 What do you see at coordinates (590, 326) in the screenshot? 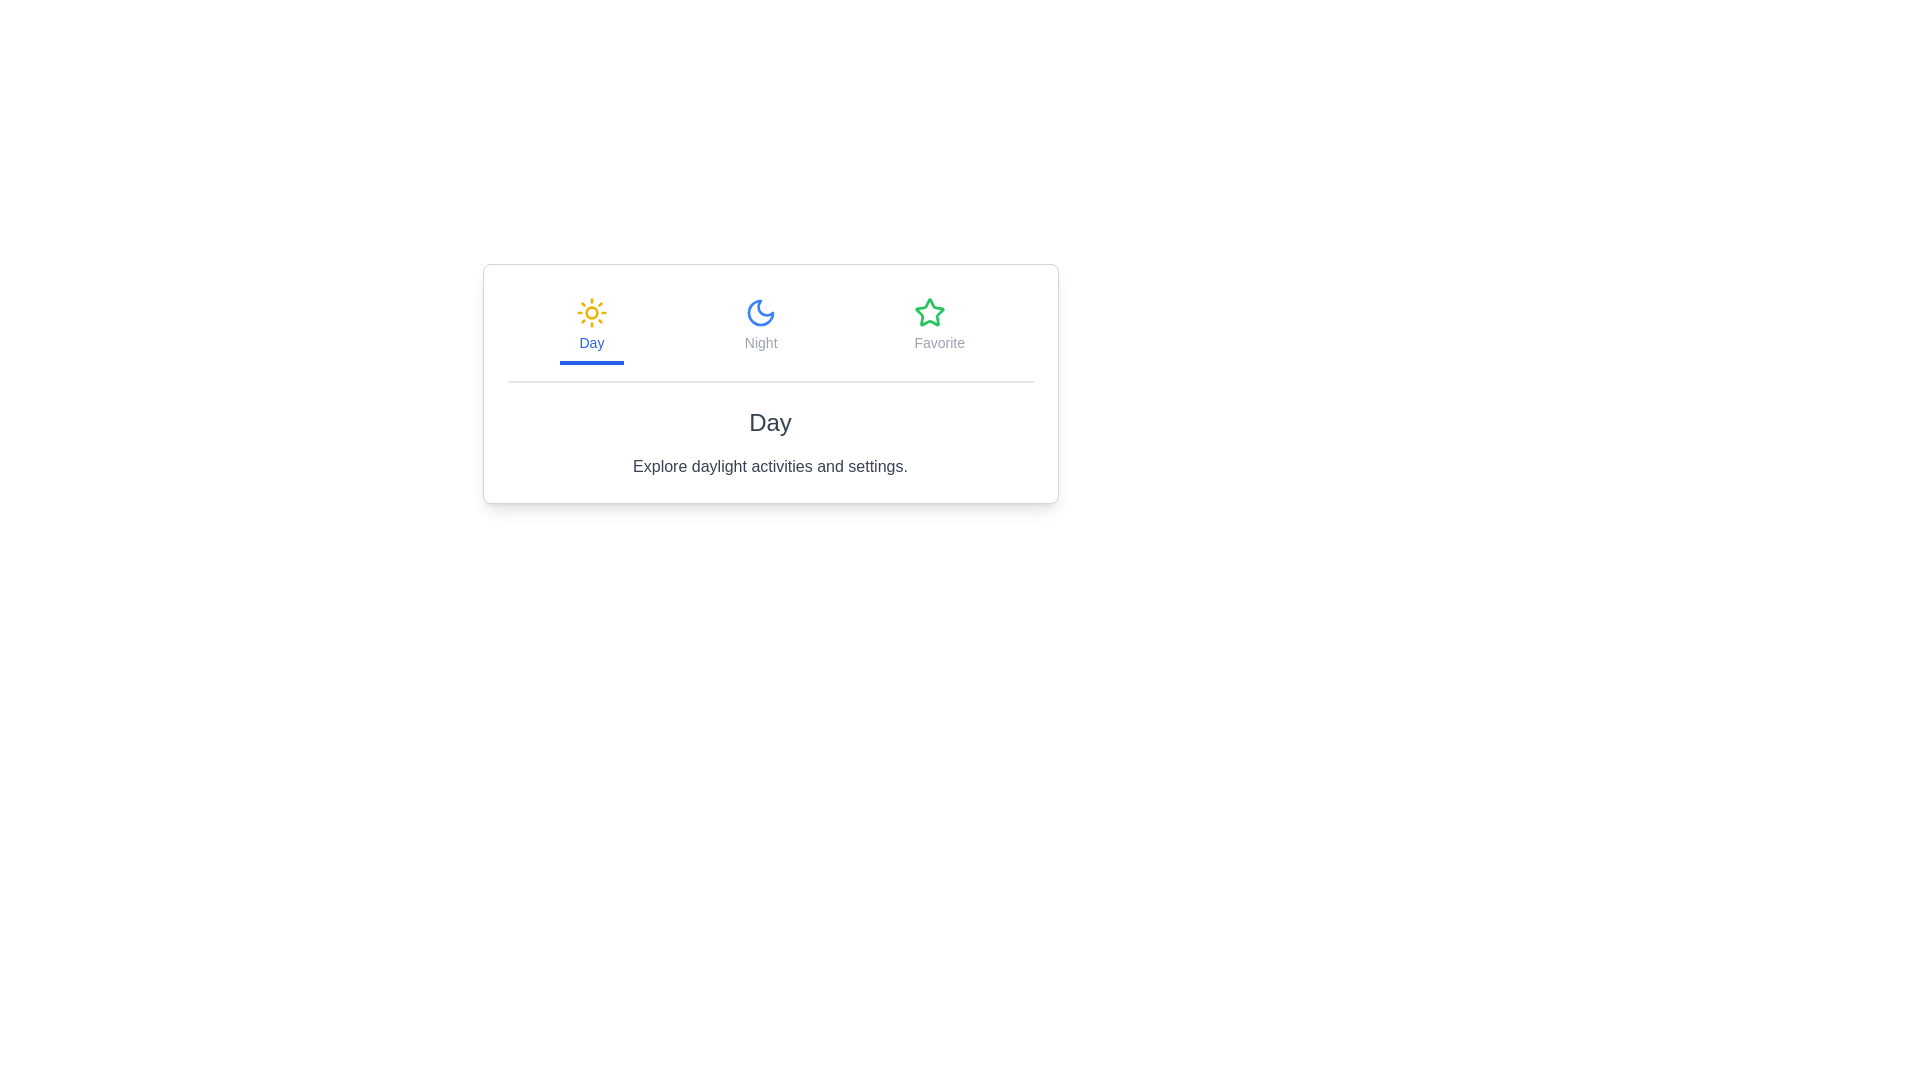
I see `the active tab and its styling properties` at bounding box center [590, 326].